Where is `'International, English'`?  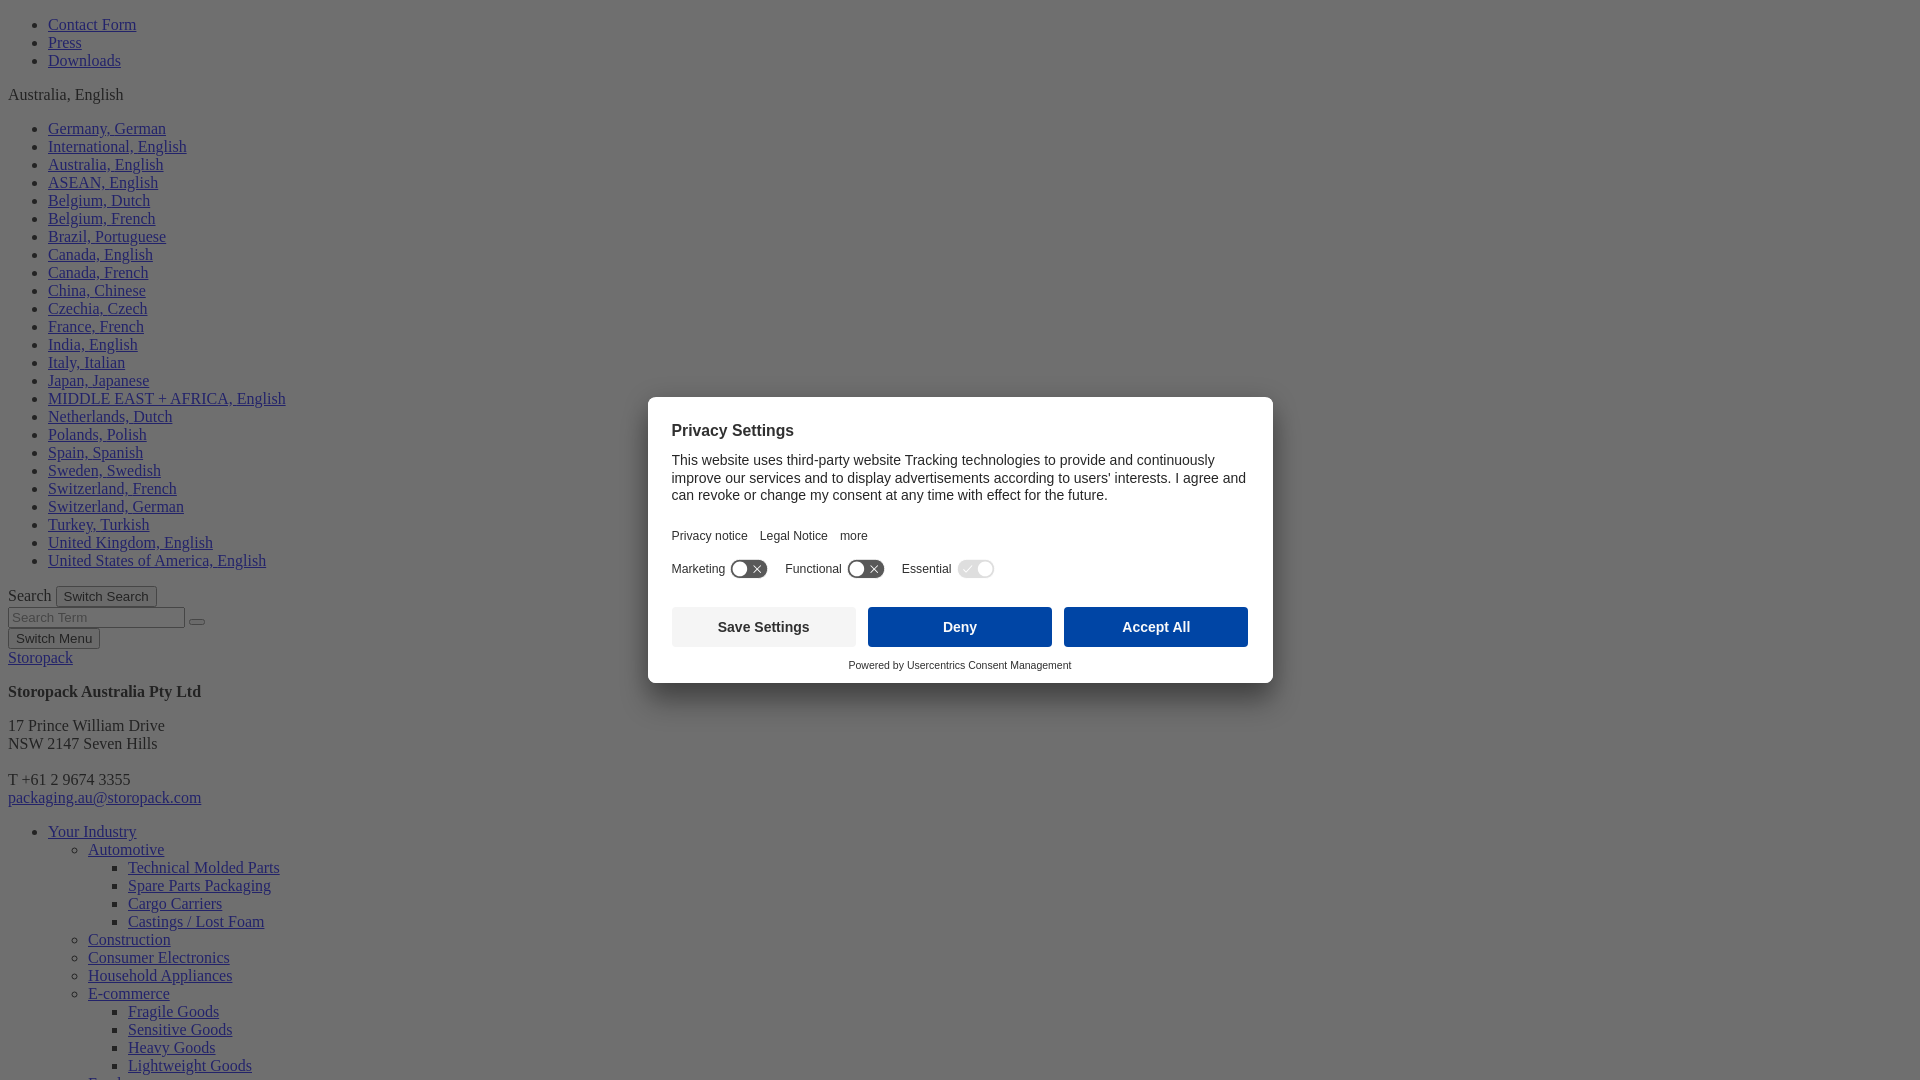 'International, English' is located at coordinates (116, 145).